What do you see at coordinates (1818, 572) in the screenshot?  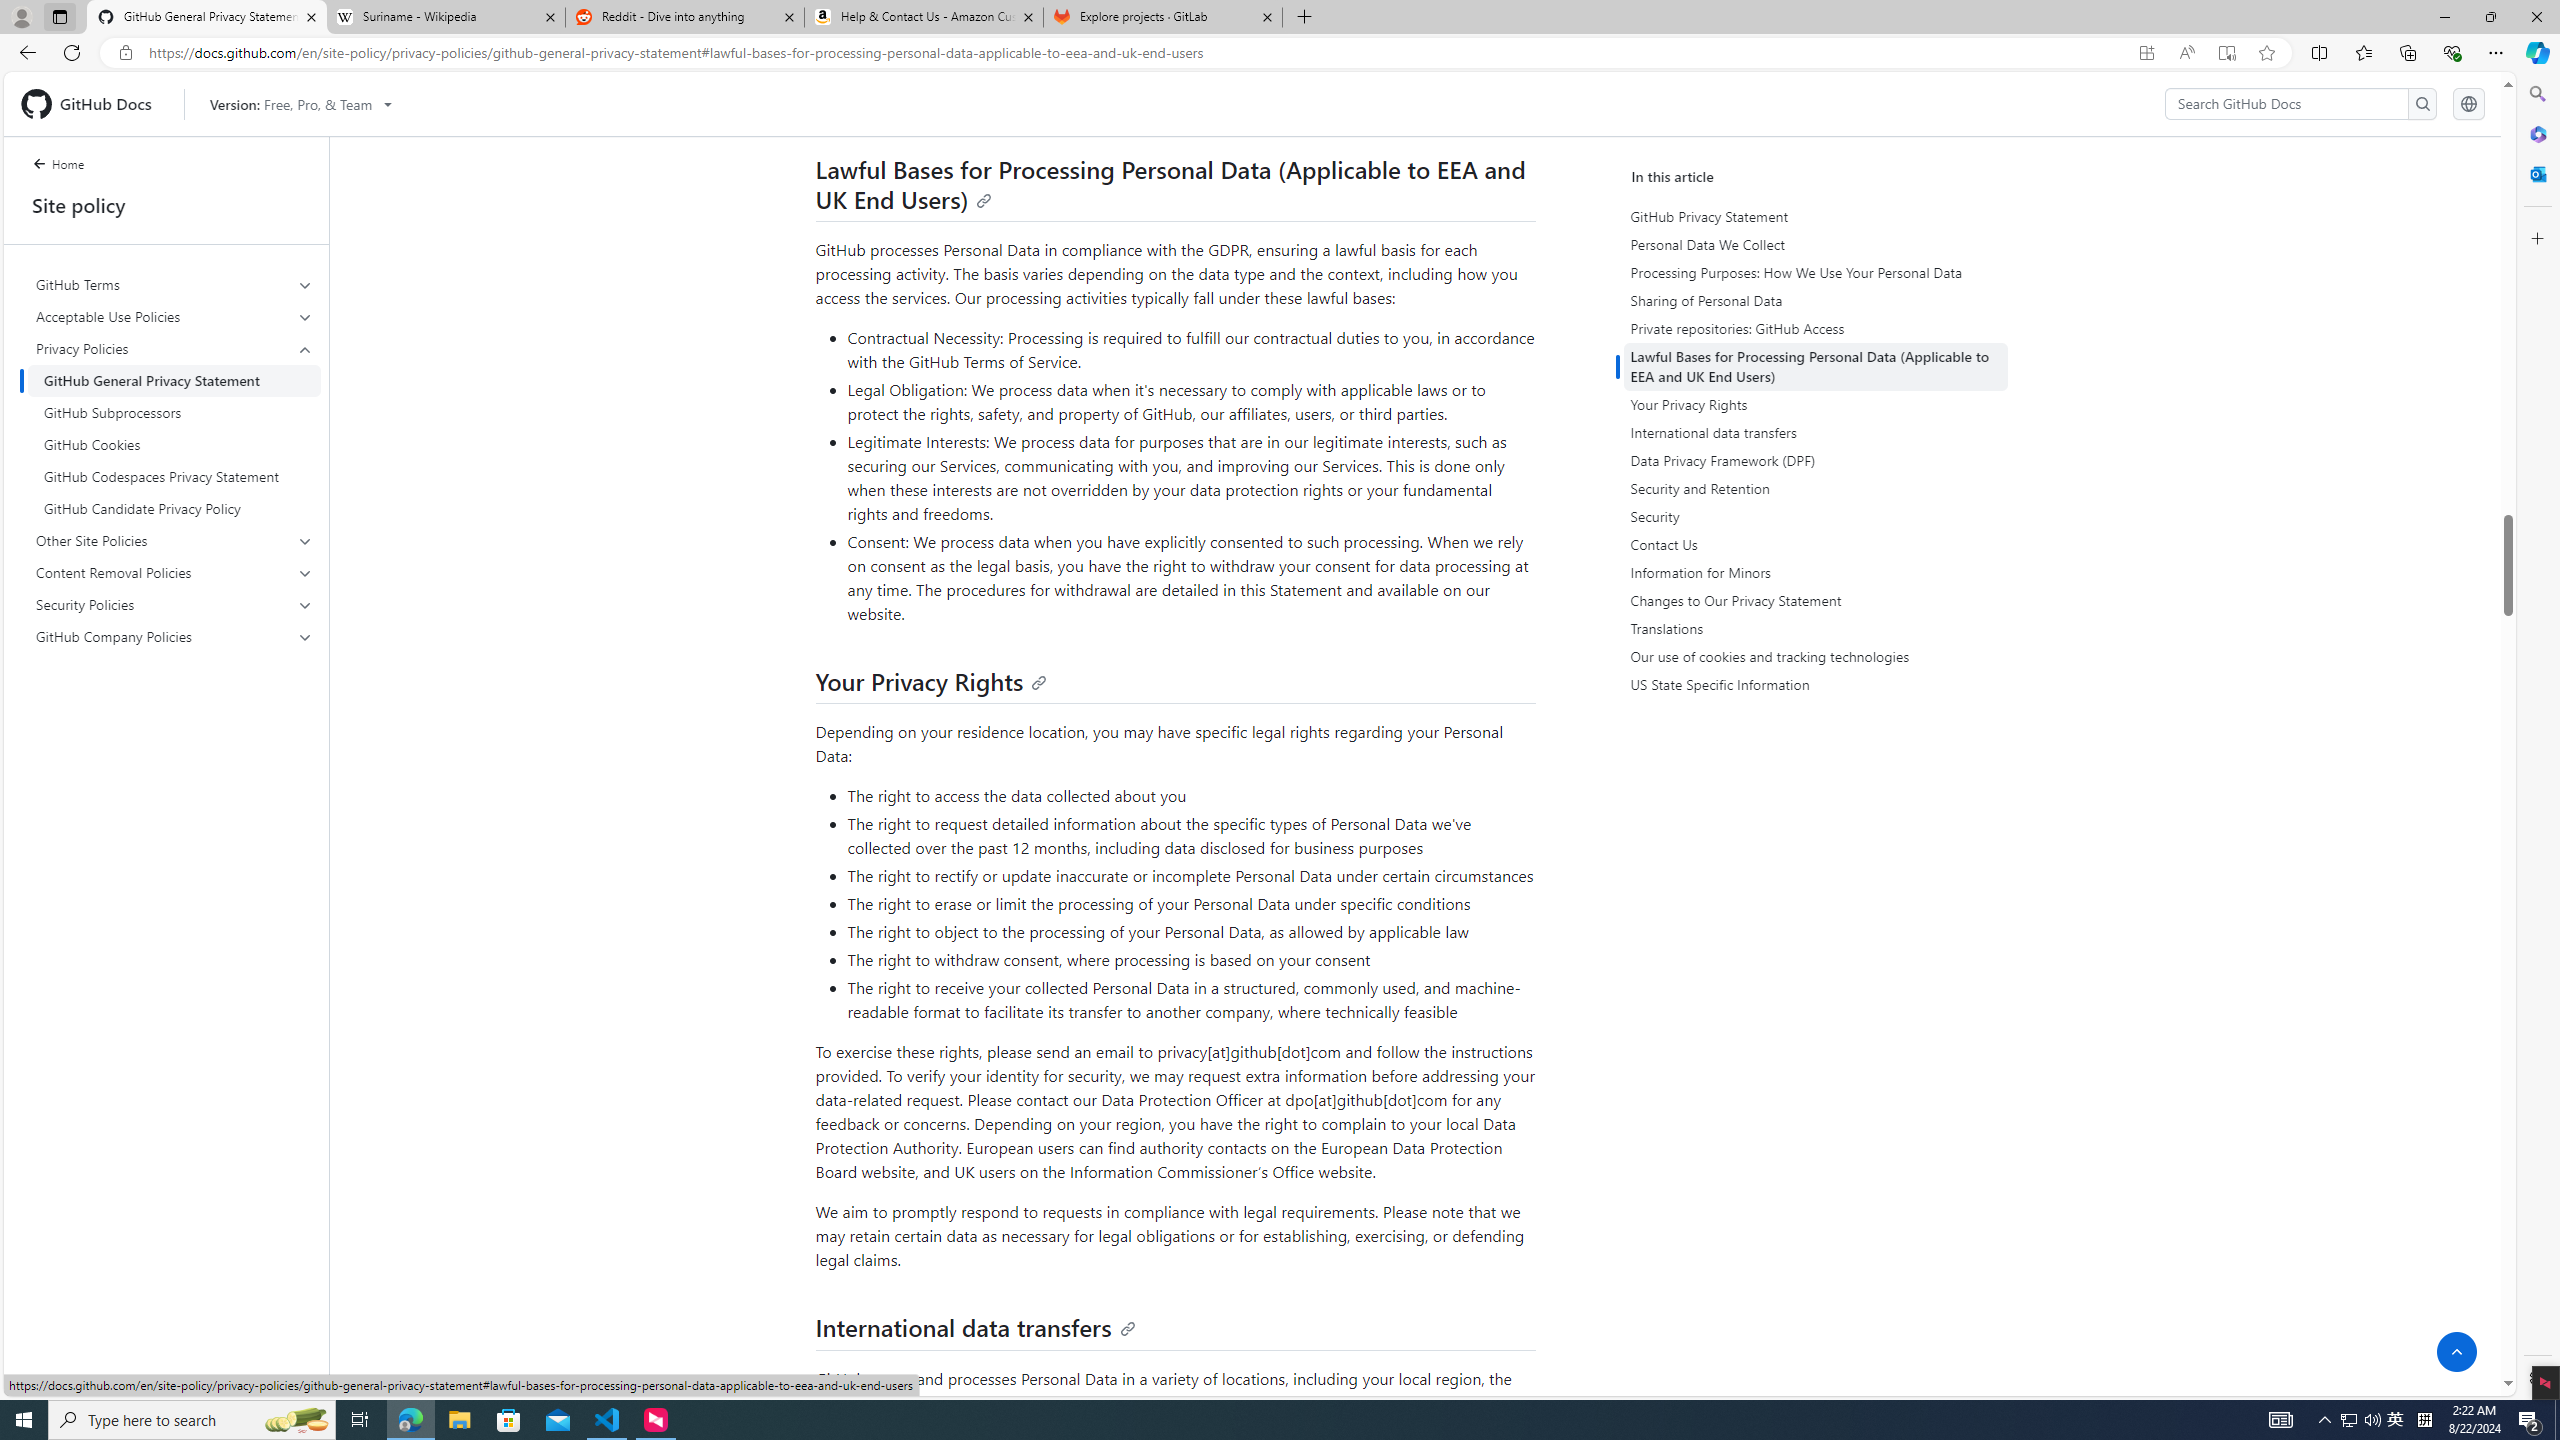 I see `'Information for Minors'` at bounding box center [1818, 572].